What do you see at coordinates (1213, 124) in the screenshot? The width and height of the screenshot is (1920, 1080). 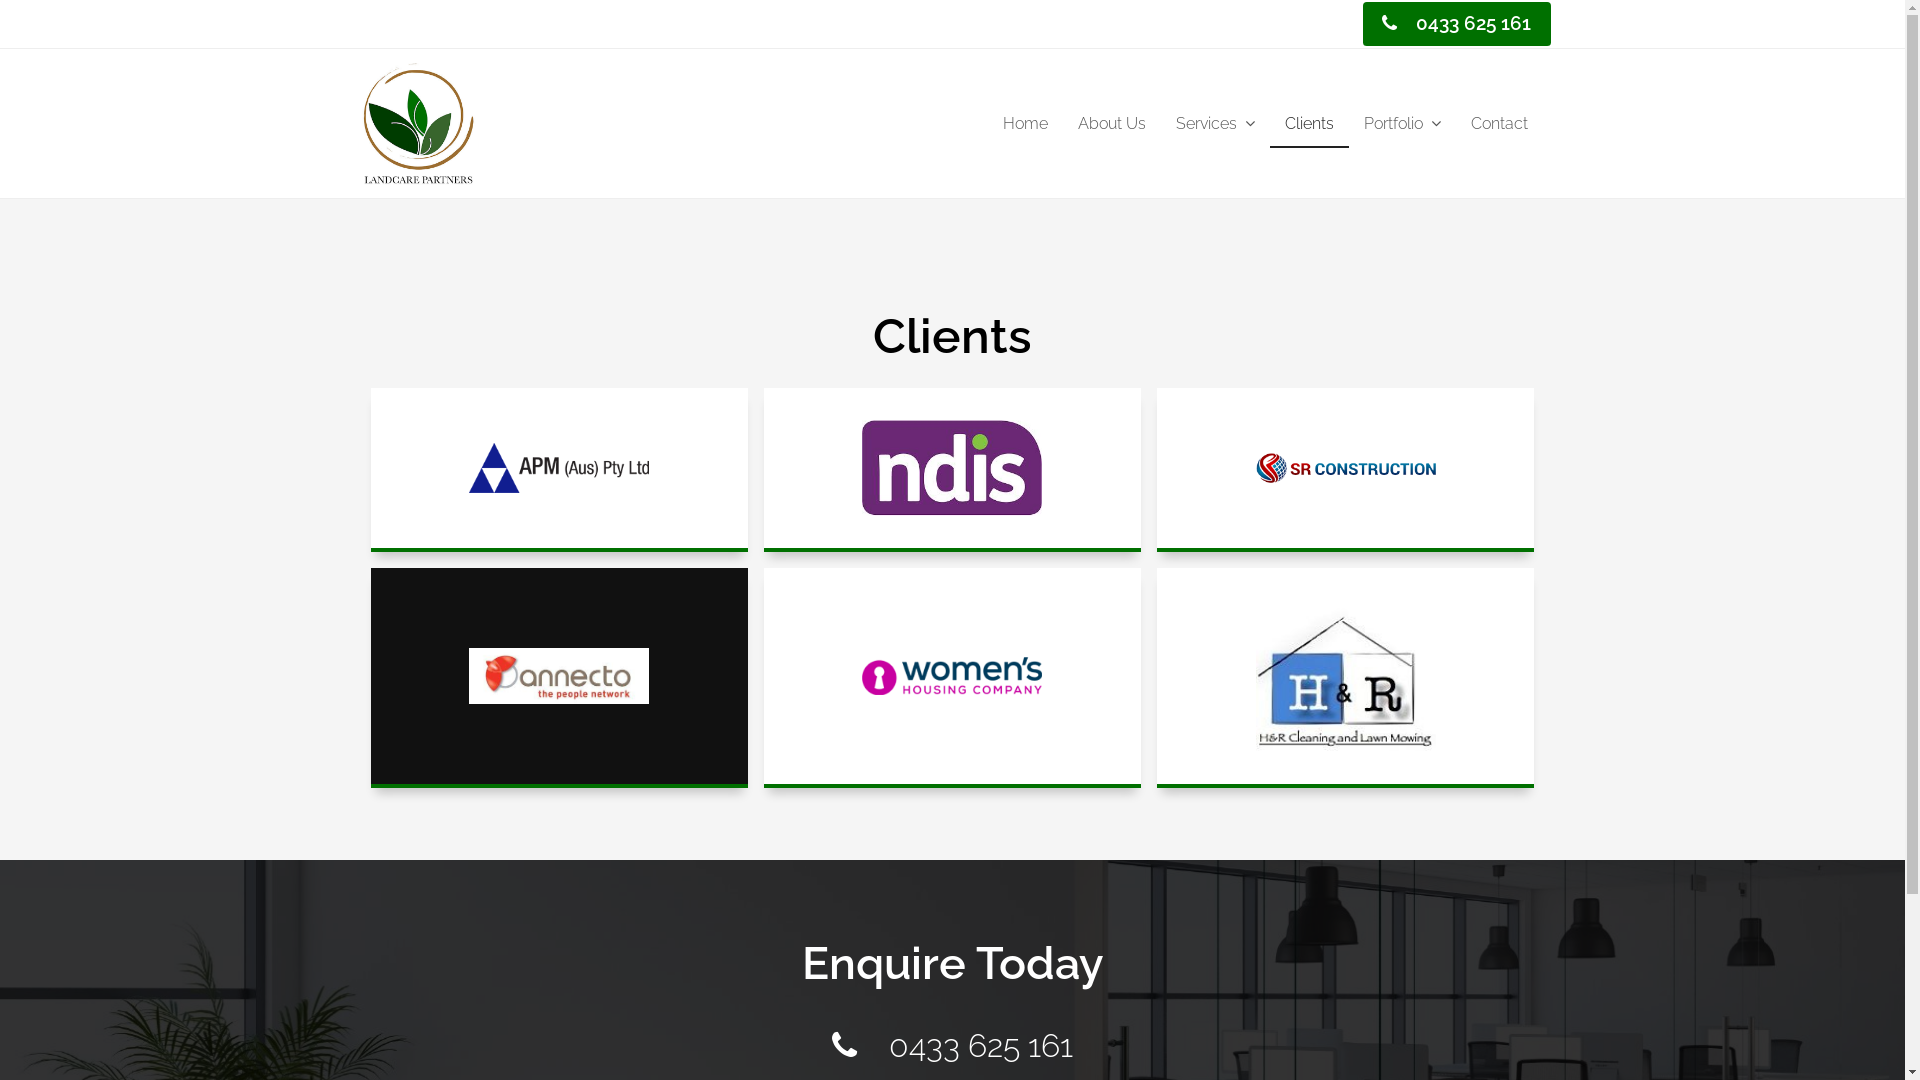 I see `'Services'` at bounding box center [1213, 124].